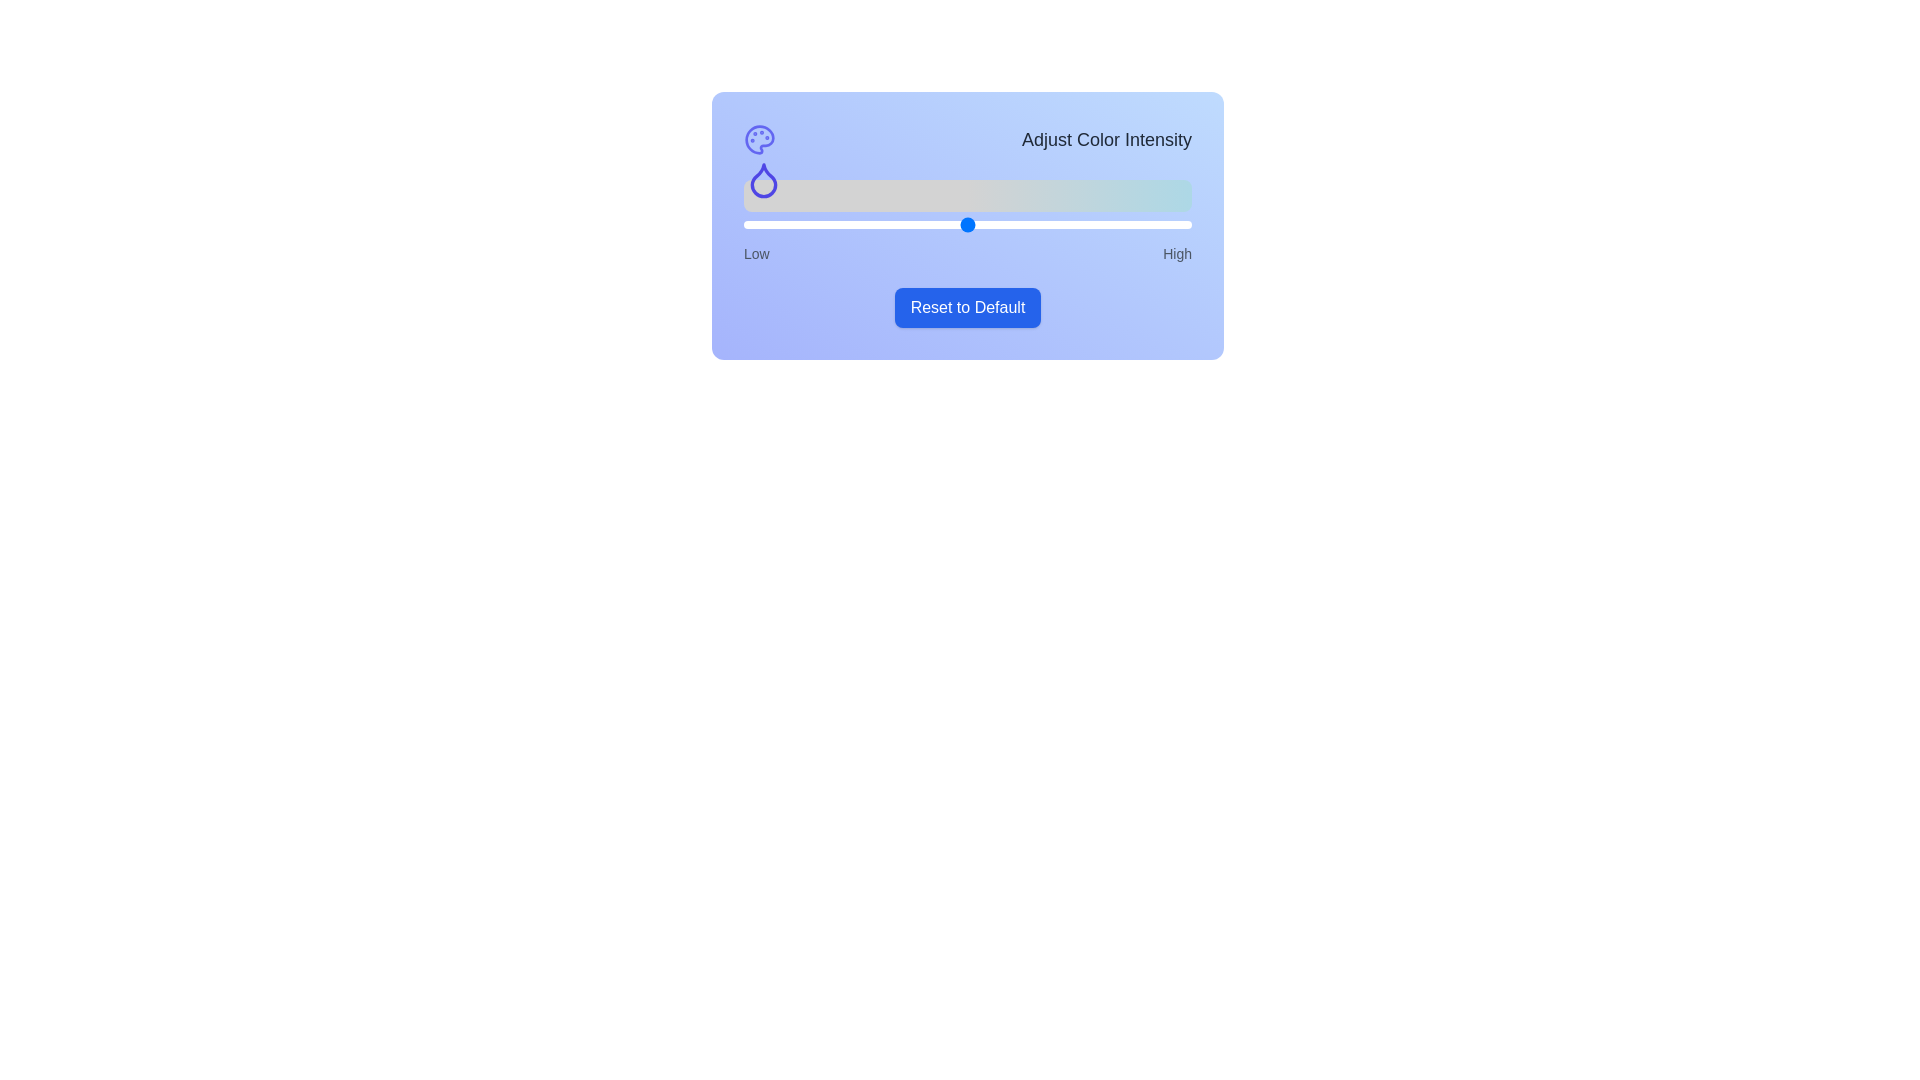 This screenshot has width=1920, height=1080. What do you see at coordinates (944, 224) in the screenshot?
I see `the slider to set the color intensity to 45` at bounding box center [944, 224].